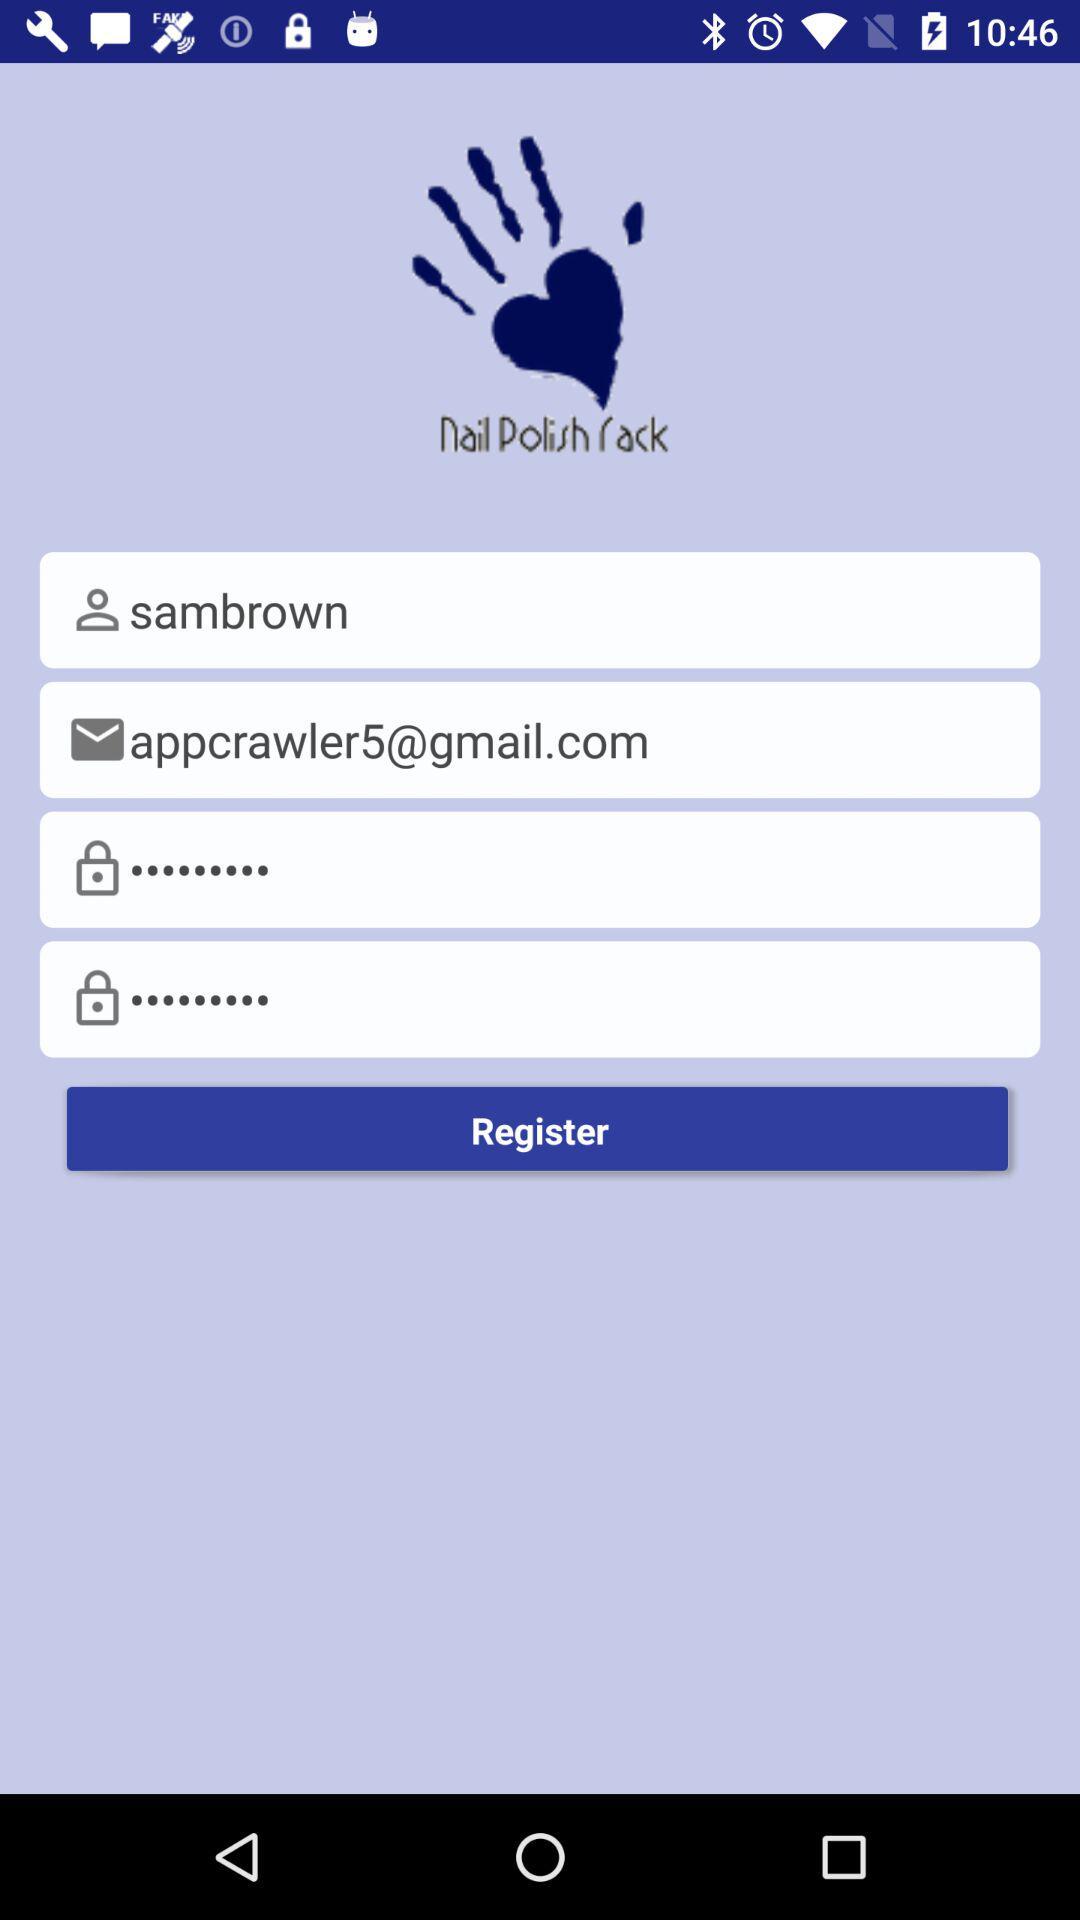 Image resolution: width=1080 pixels, height=1920 pixels. I want to click on the sambrown item, so click(540, 609).